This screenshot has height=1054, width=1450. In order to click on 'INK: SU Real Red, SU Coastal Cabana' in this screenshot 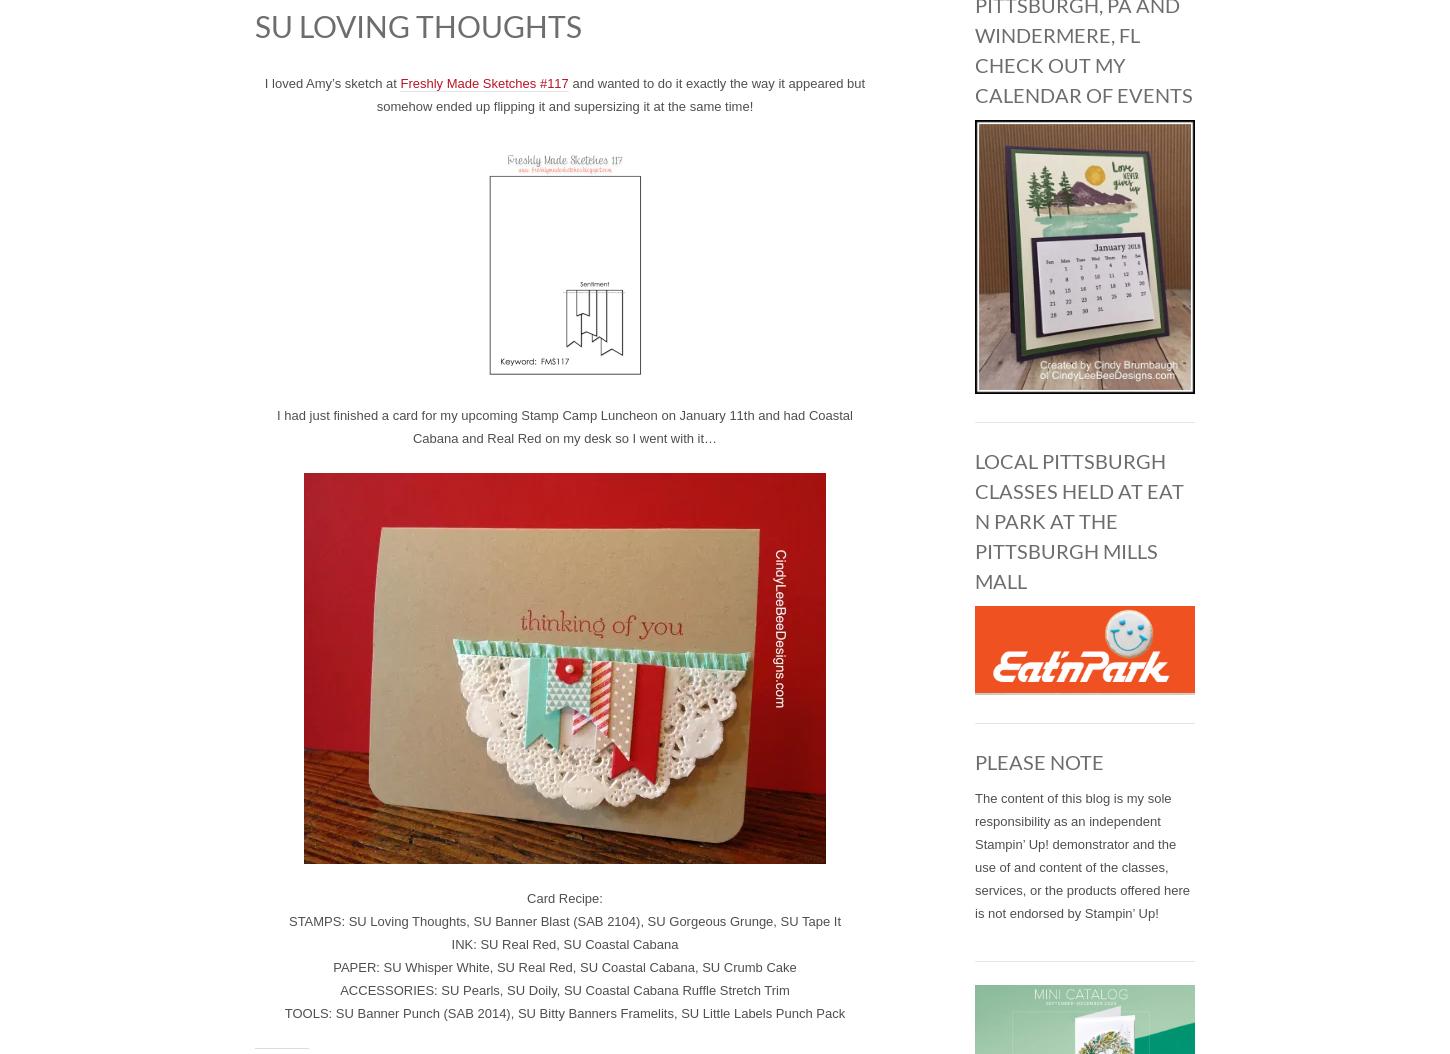, I will do `click(564, 942)`.